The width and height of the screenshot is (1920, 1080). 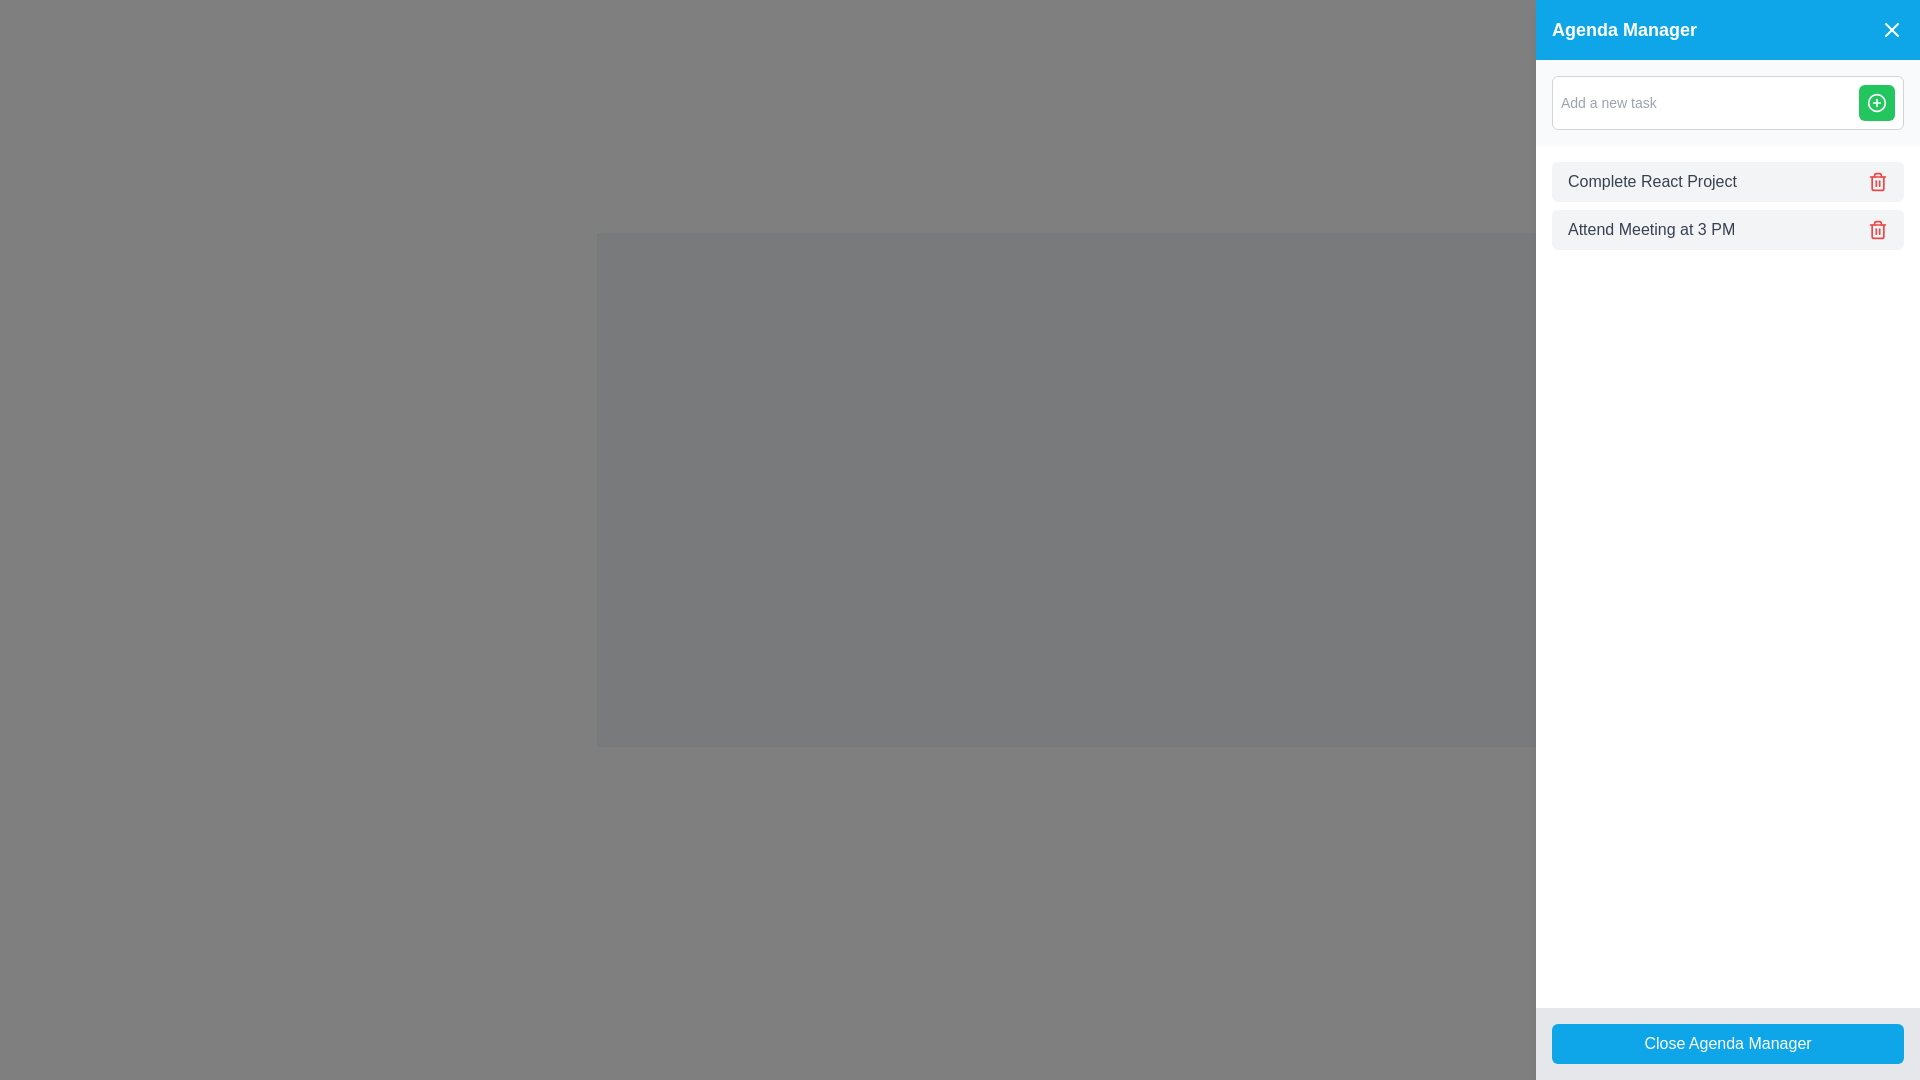 What do you see at coordinates (1652, 181) in the screenshot?
I see `the text label 'Complete React Project' in the 'Agenda Manager' section, which is styled in gray and is the first item in the vertically stacked list` at bounding box center [1652, 181].